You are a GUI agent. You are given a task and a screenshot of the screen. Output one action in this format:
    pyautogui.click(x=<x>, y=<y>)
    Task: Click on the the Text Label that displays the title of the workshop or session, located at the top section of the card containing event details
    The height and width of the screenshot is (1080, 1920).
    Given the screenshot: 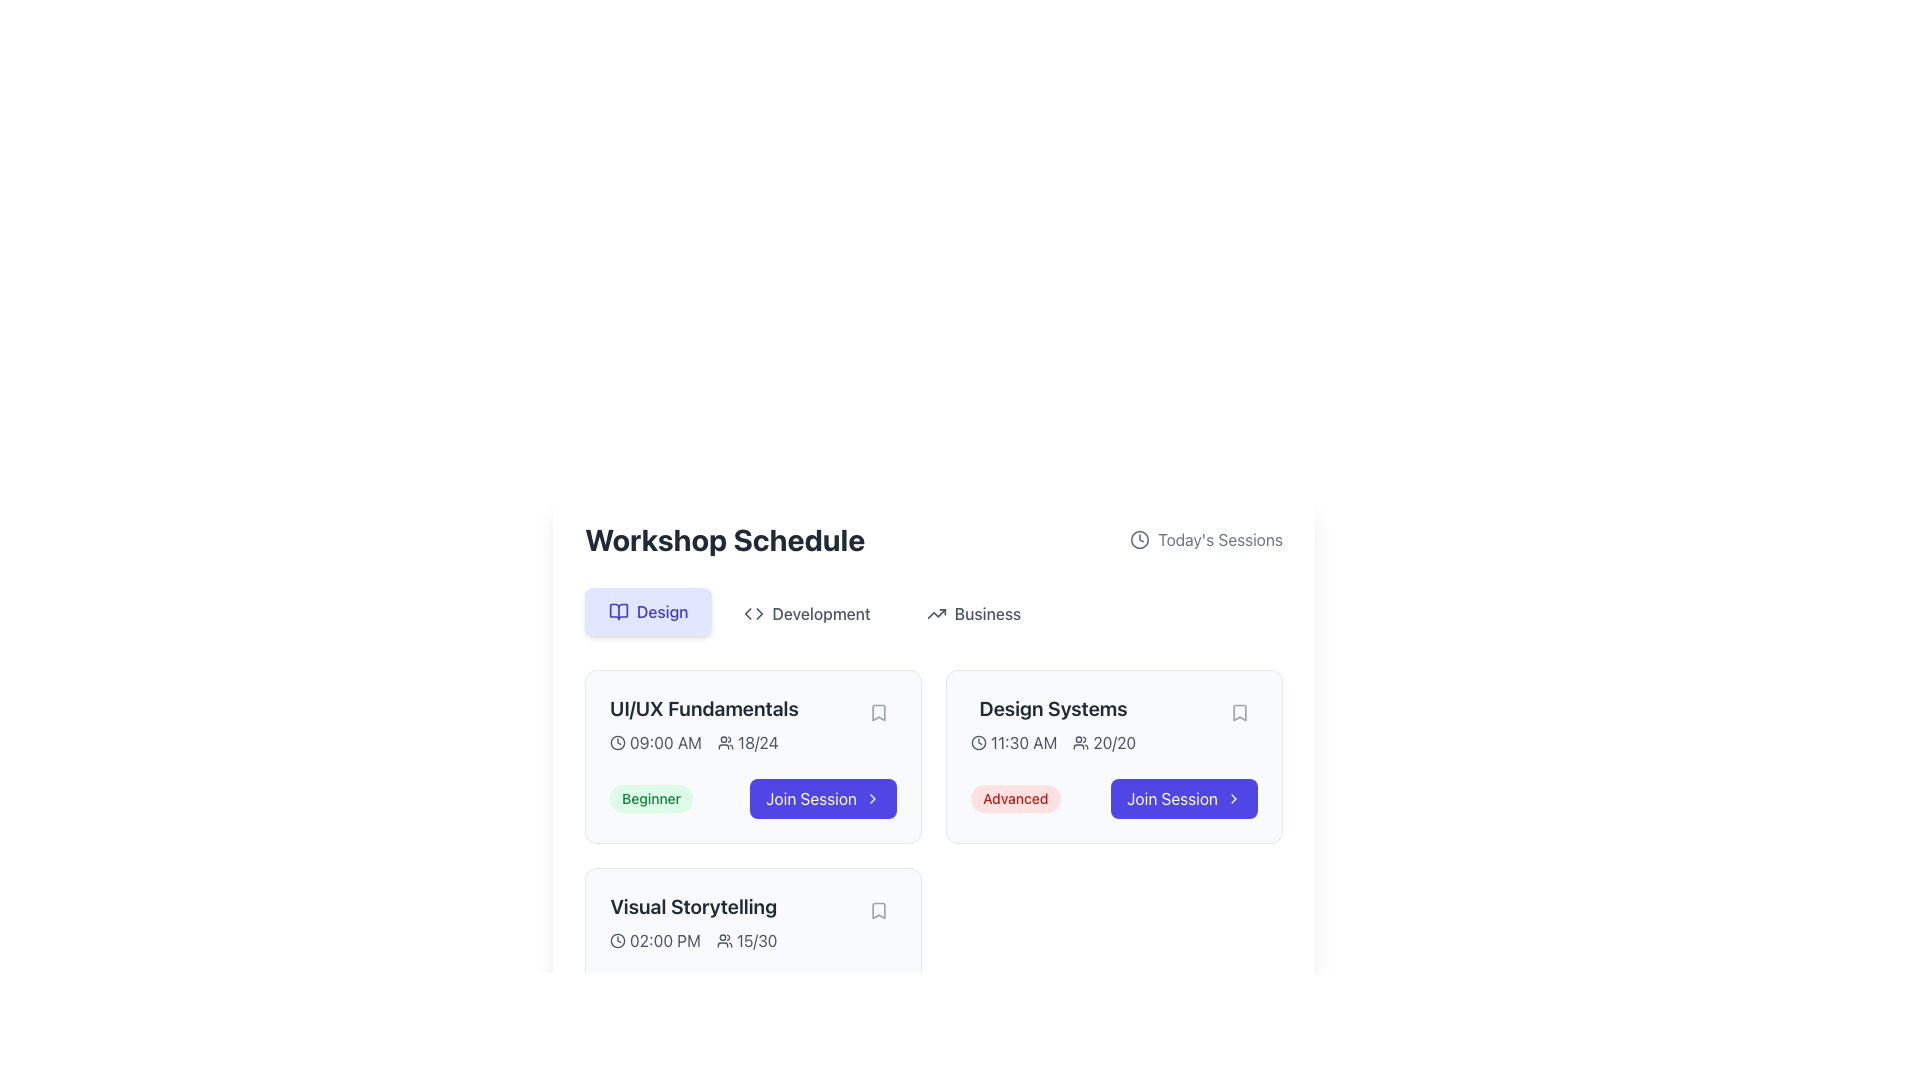 What is the action you would take?
    pyautogui.click(x=1052, y=708)
    